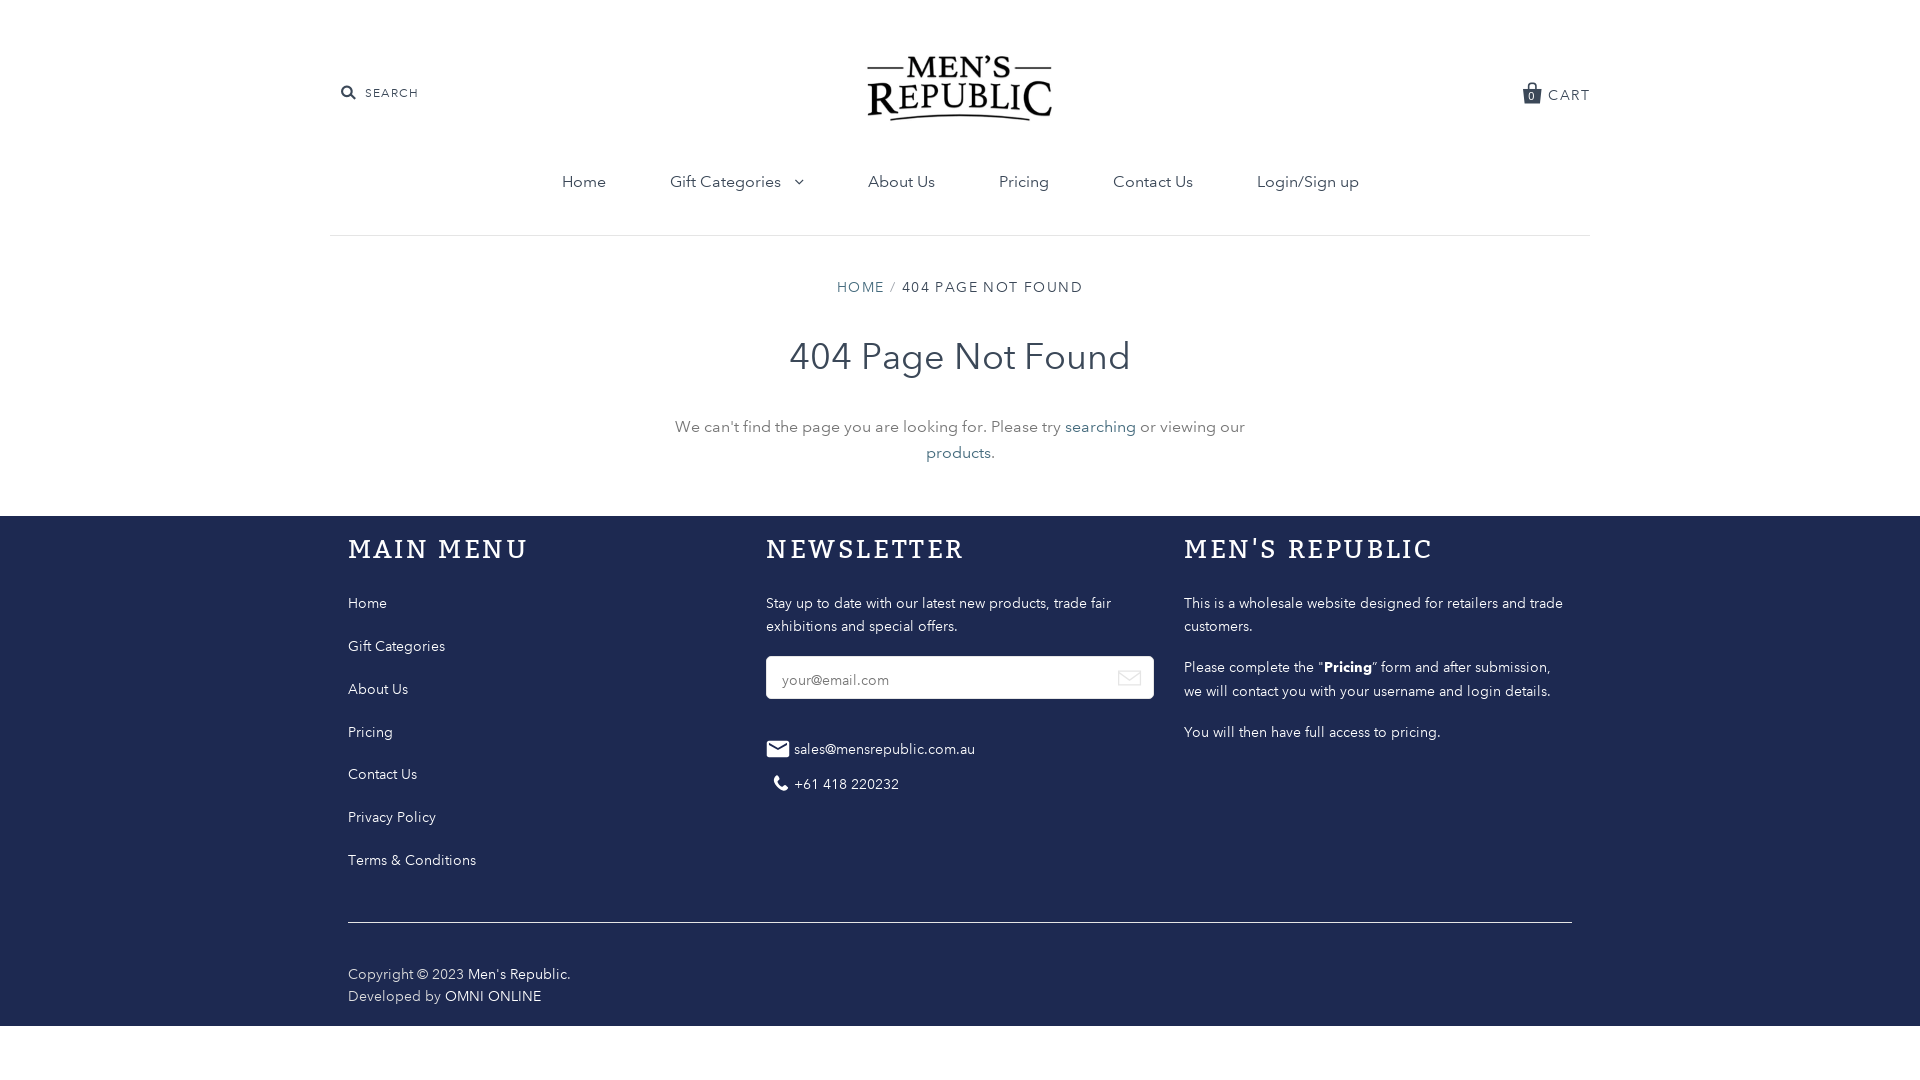 The width and height of the screenshot is (1920, 1080). What do you see at coordinates (957, 452) in the screenshot?
I see `'products'` at bounding box center [957, 452].